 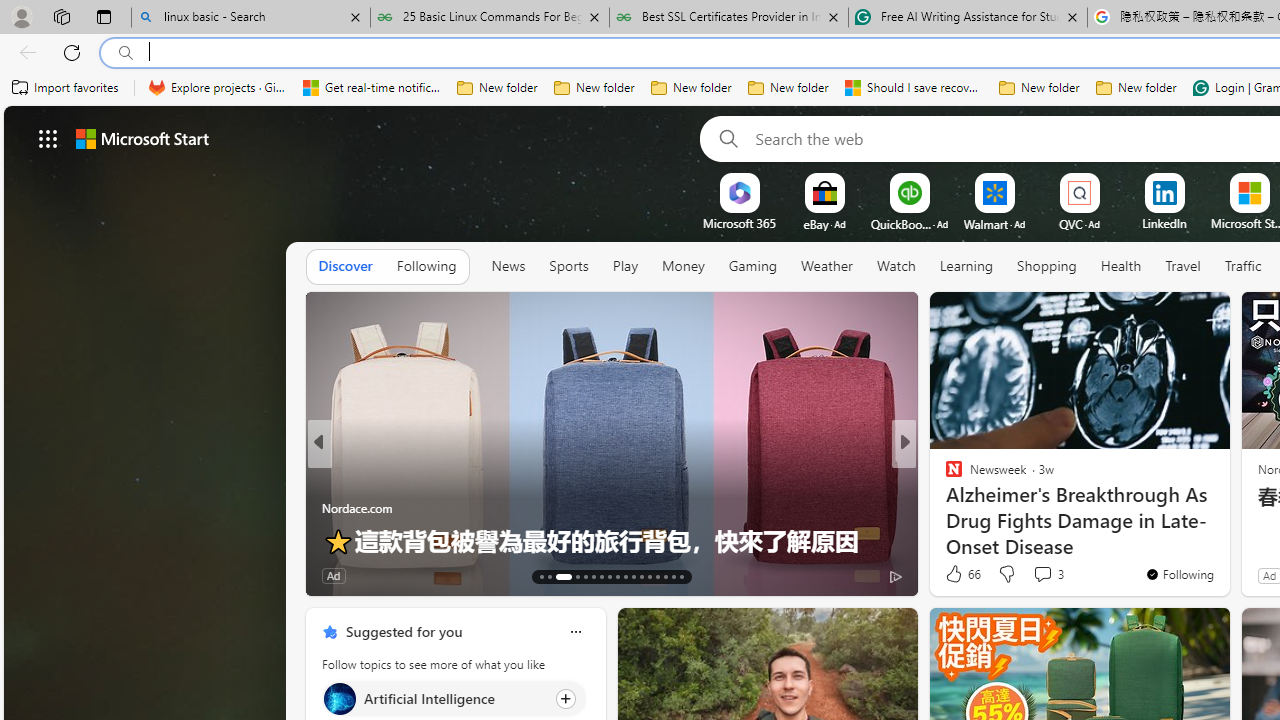 I want to click on 'Start the conversation', so click(x=1036, y=575).